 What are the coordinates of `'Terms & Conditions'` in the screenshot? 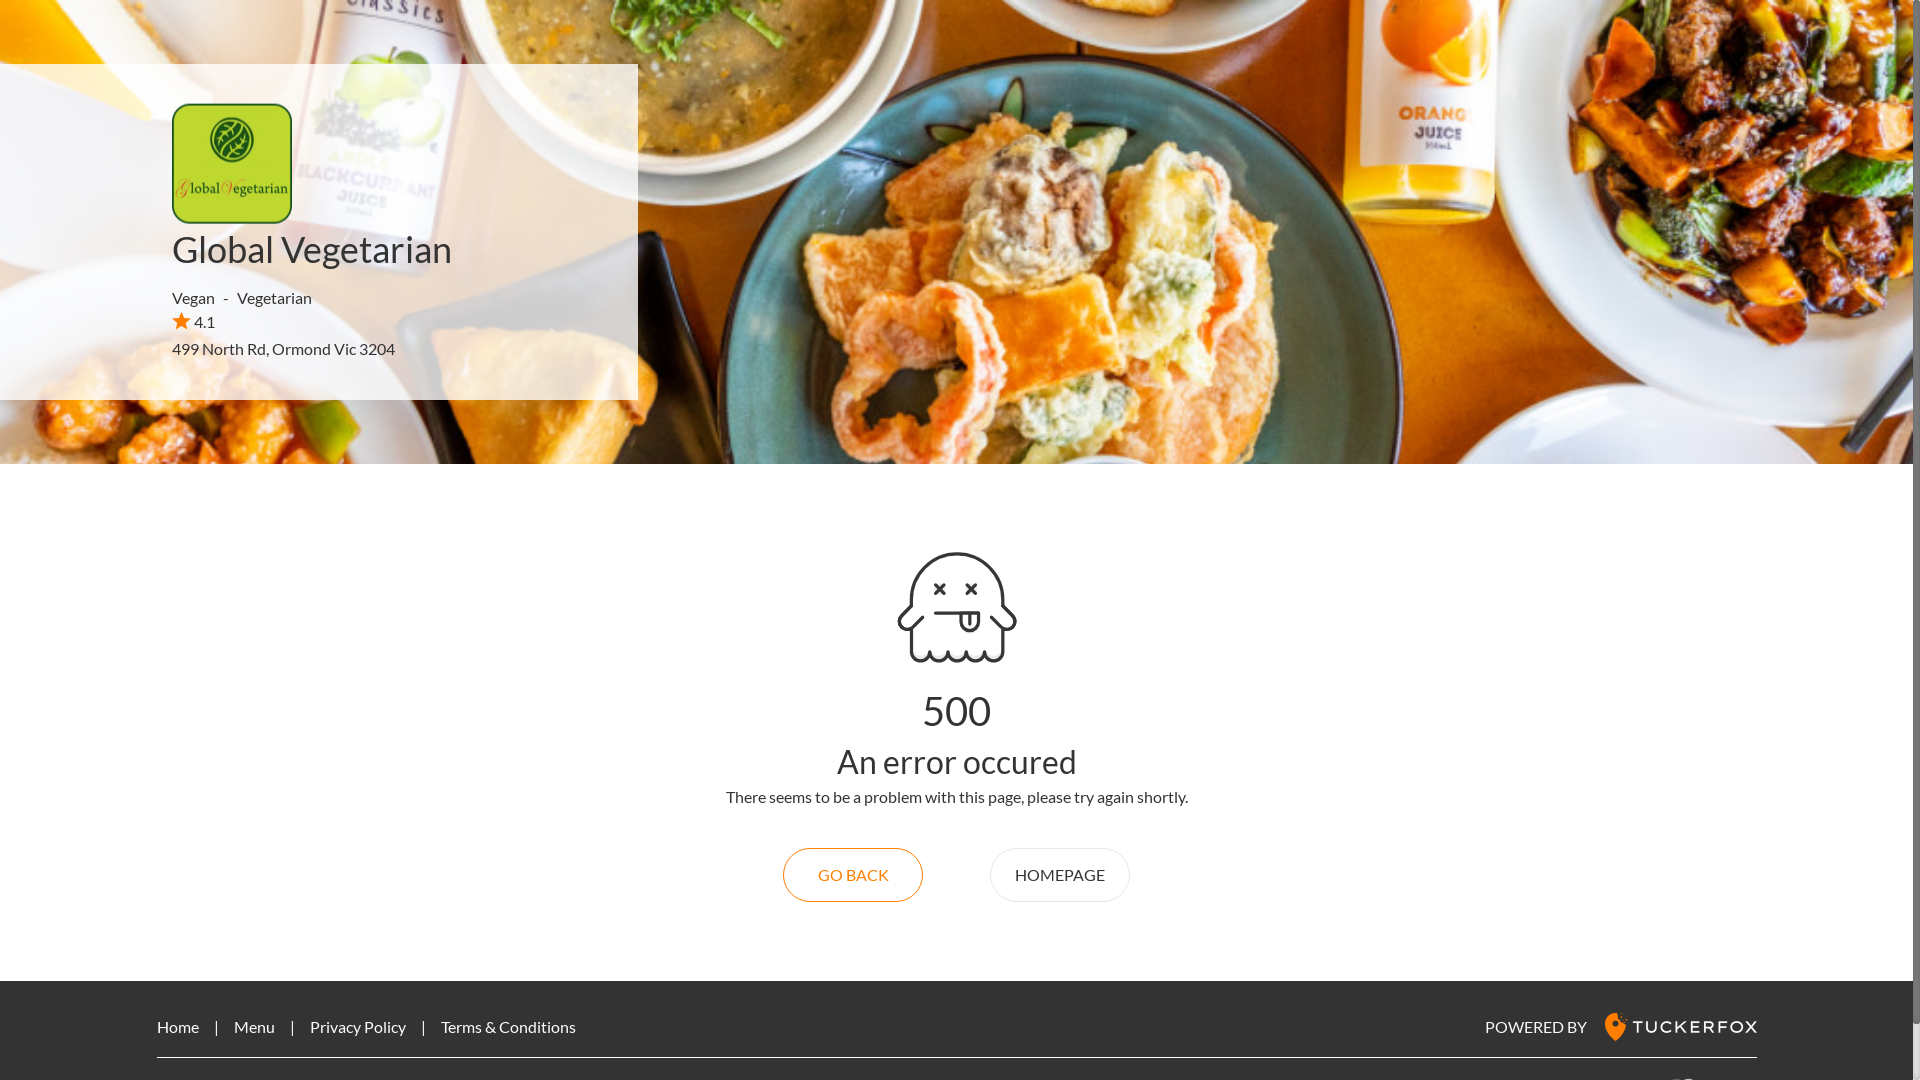 It's located at (507, 1026).